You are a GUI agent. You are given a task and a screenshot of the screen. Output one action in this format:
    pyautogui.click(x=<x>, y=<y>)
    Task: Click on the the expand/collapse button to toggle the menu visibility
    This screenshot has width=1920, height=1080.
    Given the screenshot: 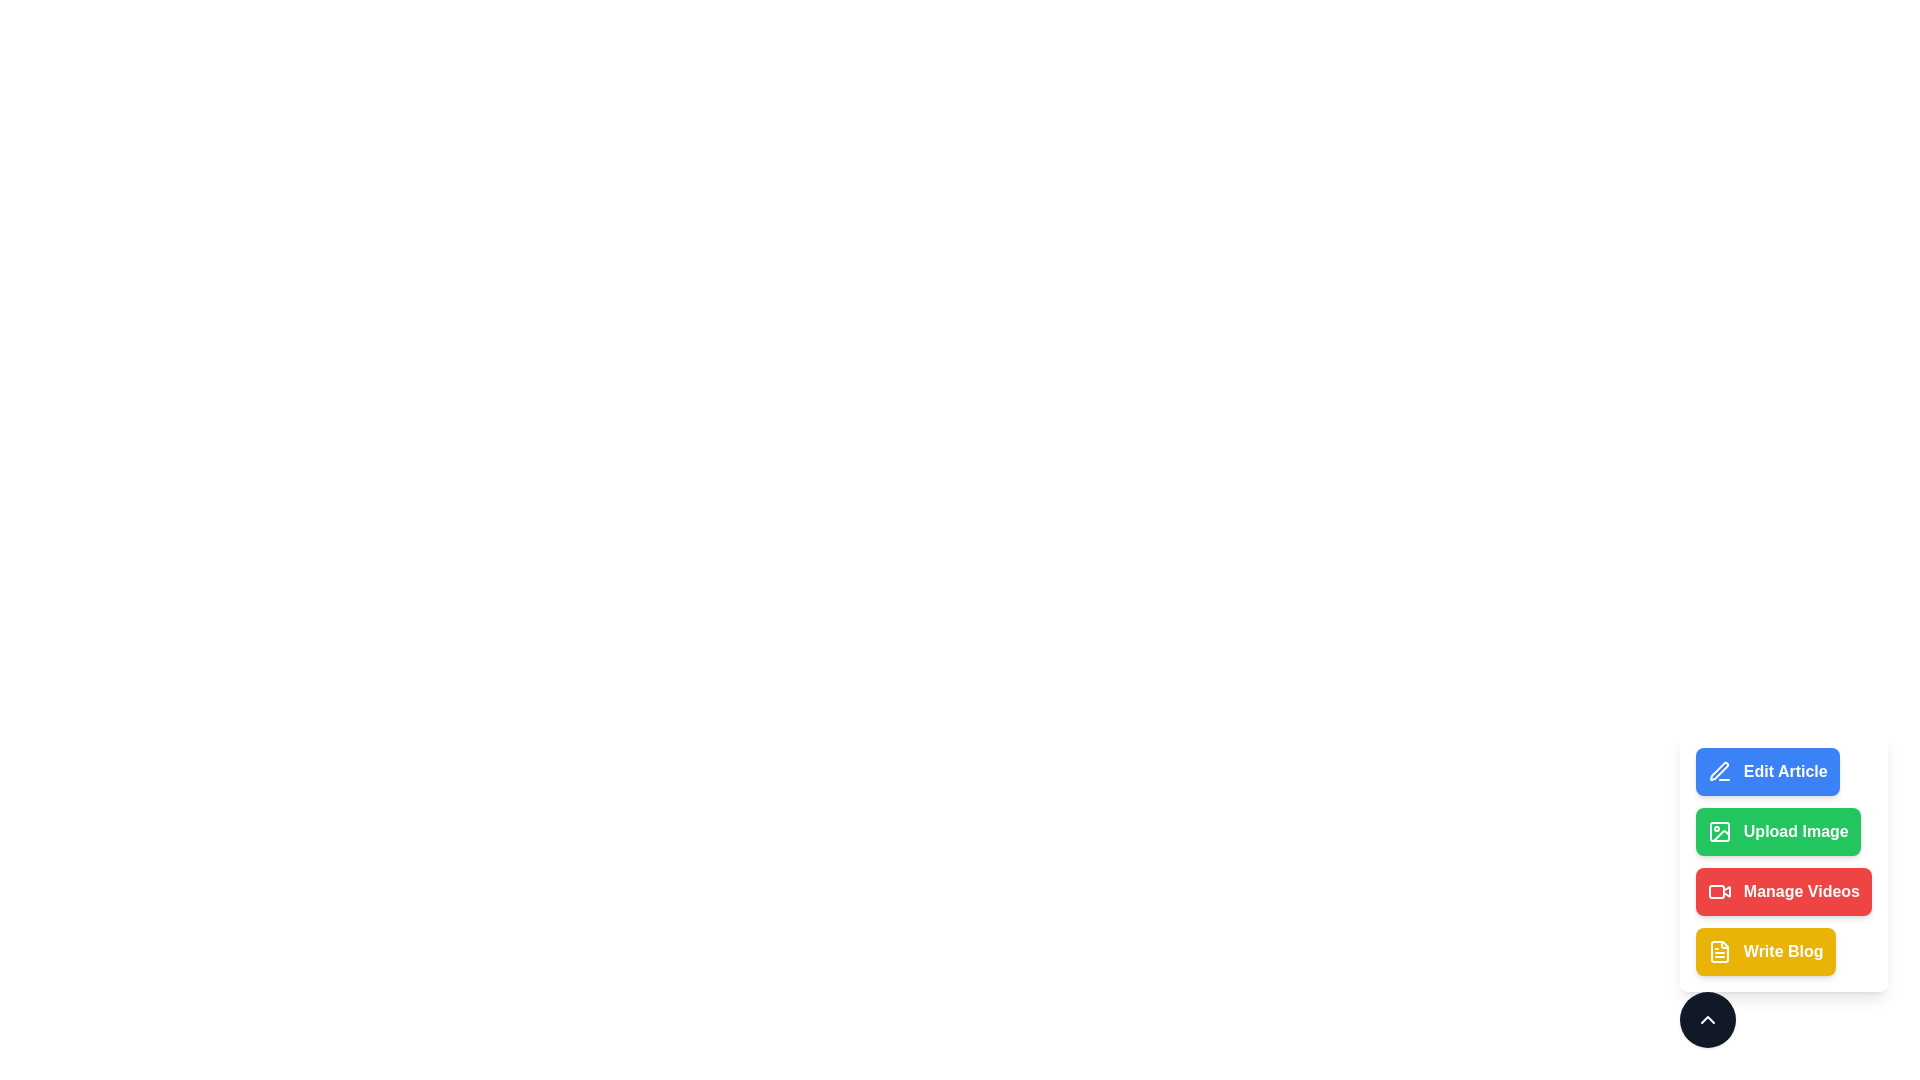 What is the action you would take?
    pyautogui.click(x=1706, y=1019)
    